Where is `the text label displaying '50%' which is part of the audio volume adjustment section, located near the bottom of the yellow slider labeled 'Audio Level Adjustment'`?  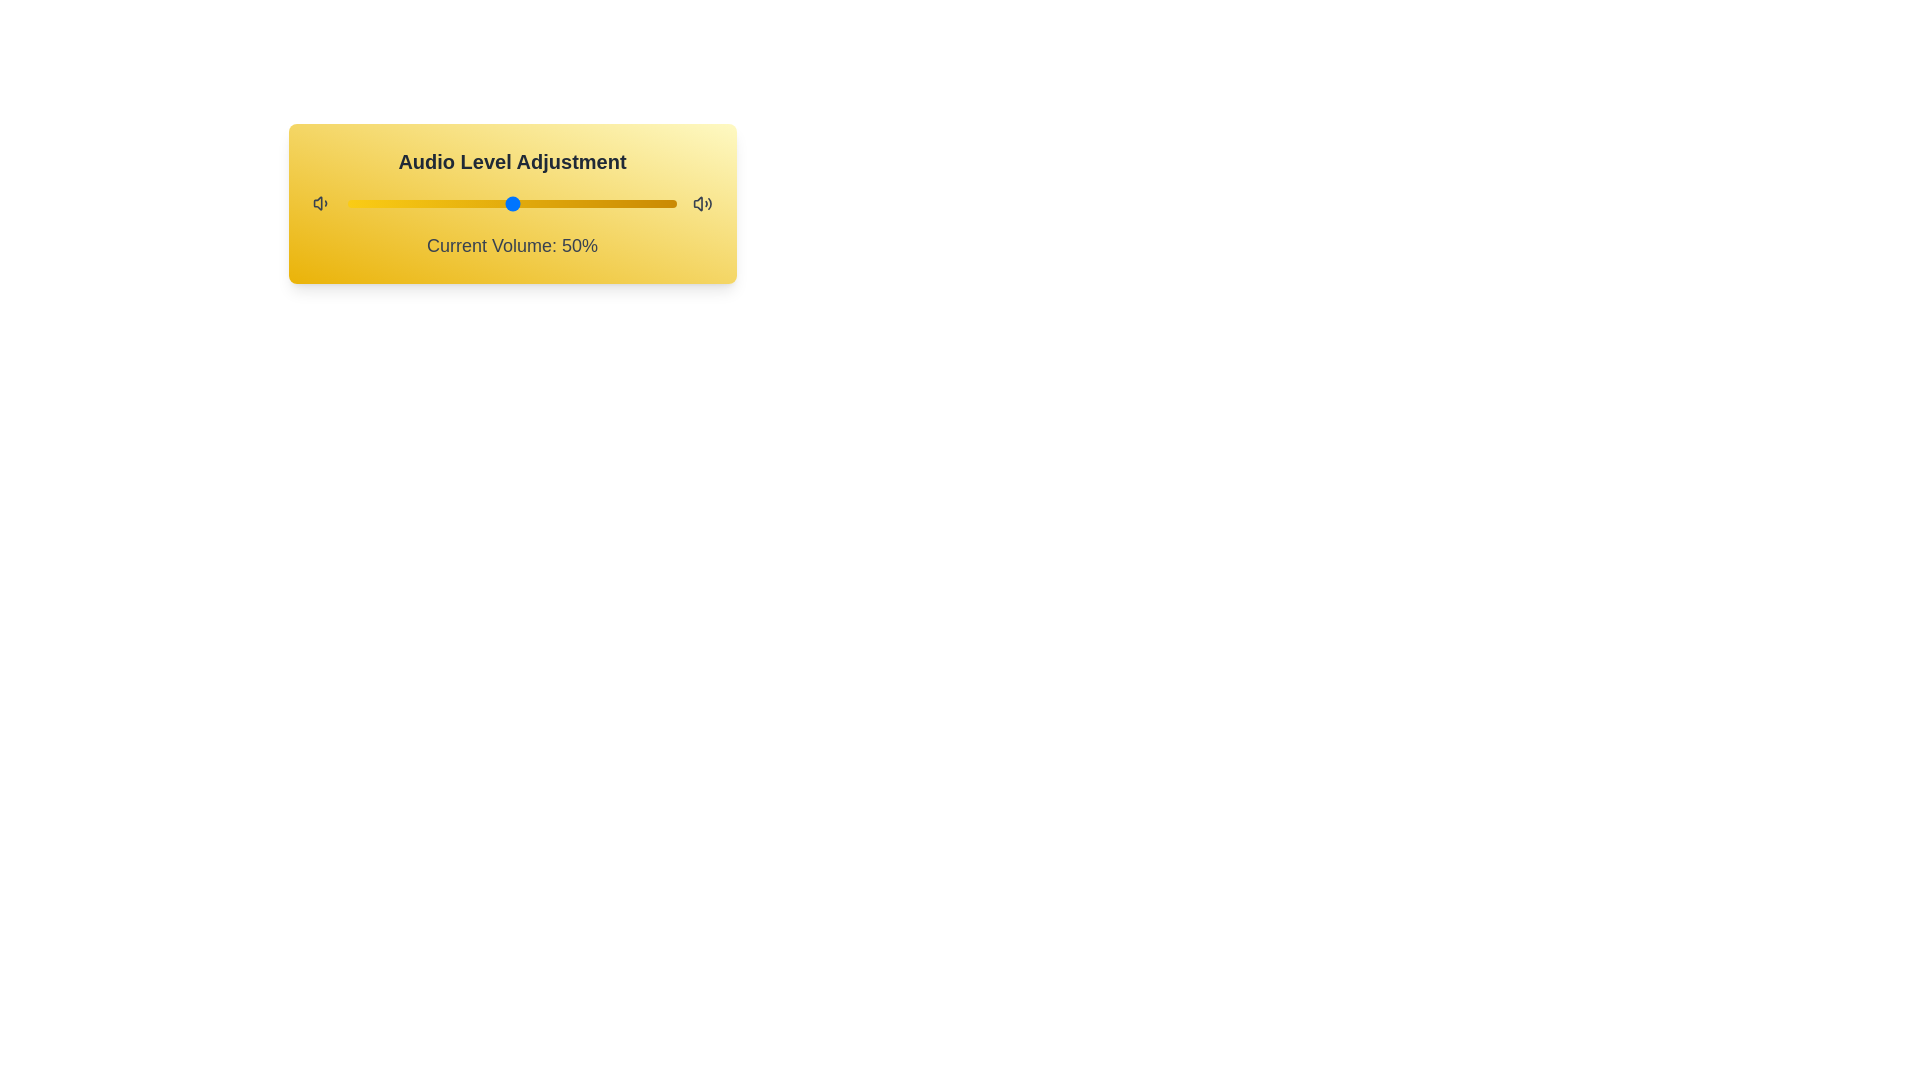
the text label displaying '50%' which is part of the audio volume adjustment section, located near the bottom of the yellow slider labeled 'Audio Level Adjustment' is located at coordinates (579, 245).